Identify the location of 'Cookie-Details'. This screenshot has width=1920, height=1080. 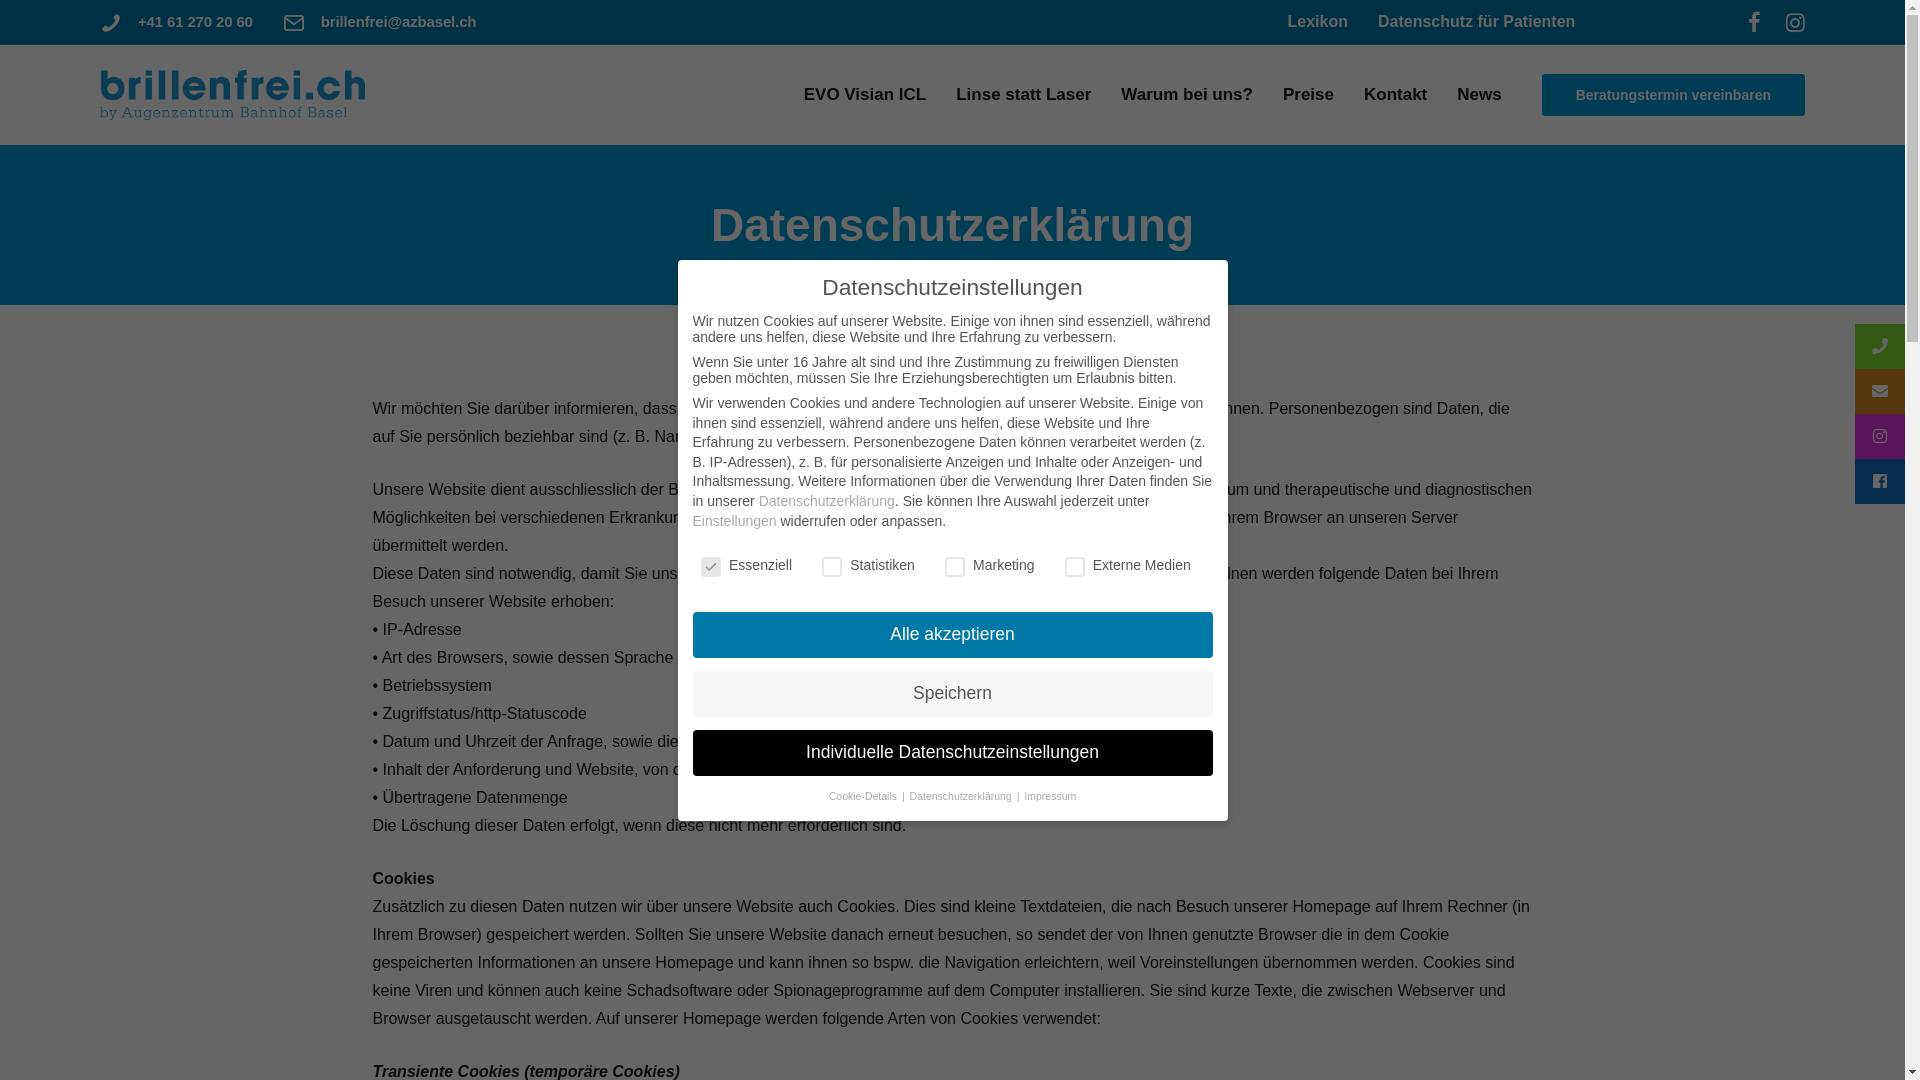
(864, 794).